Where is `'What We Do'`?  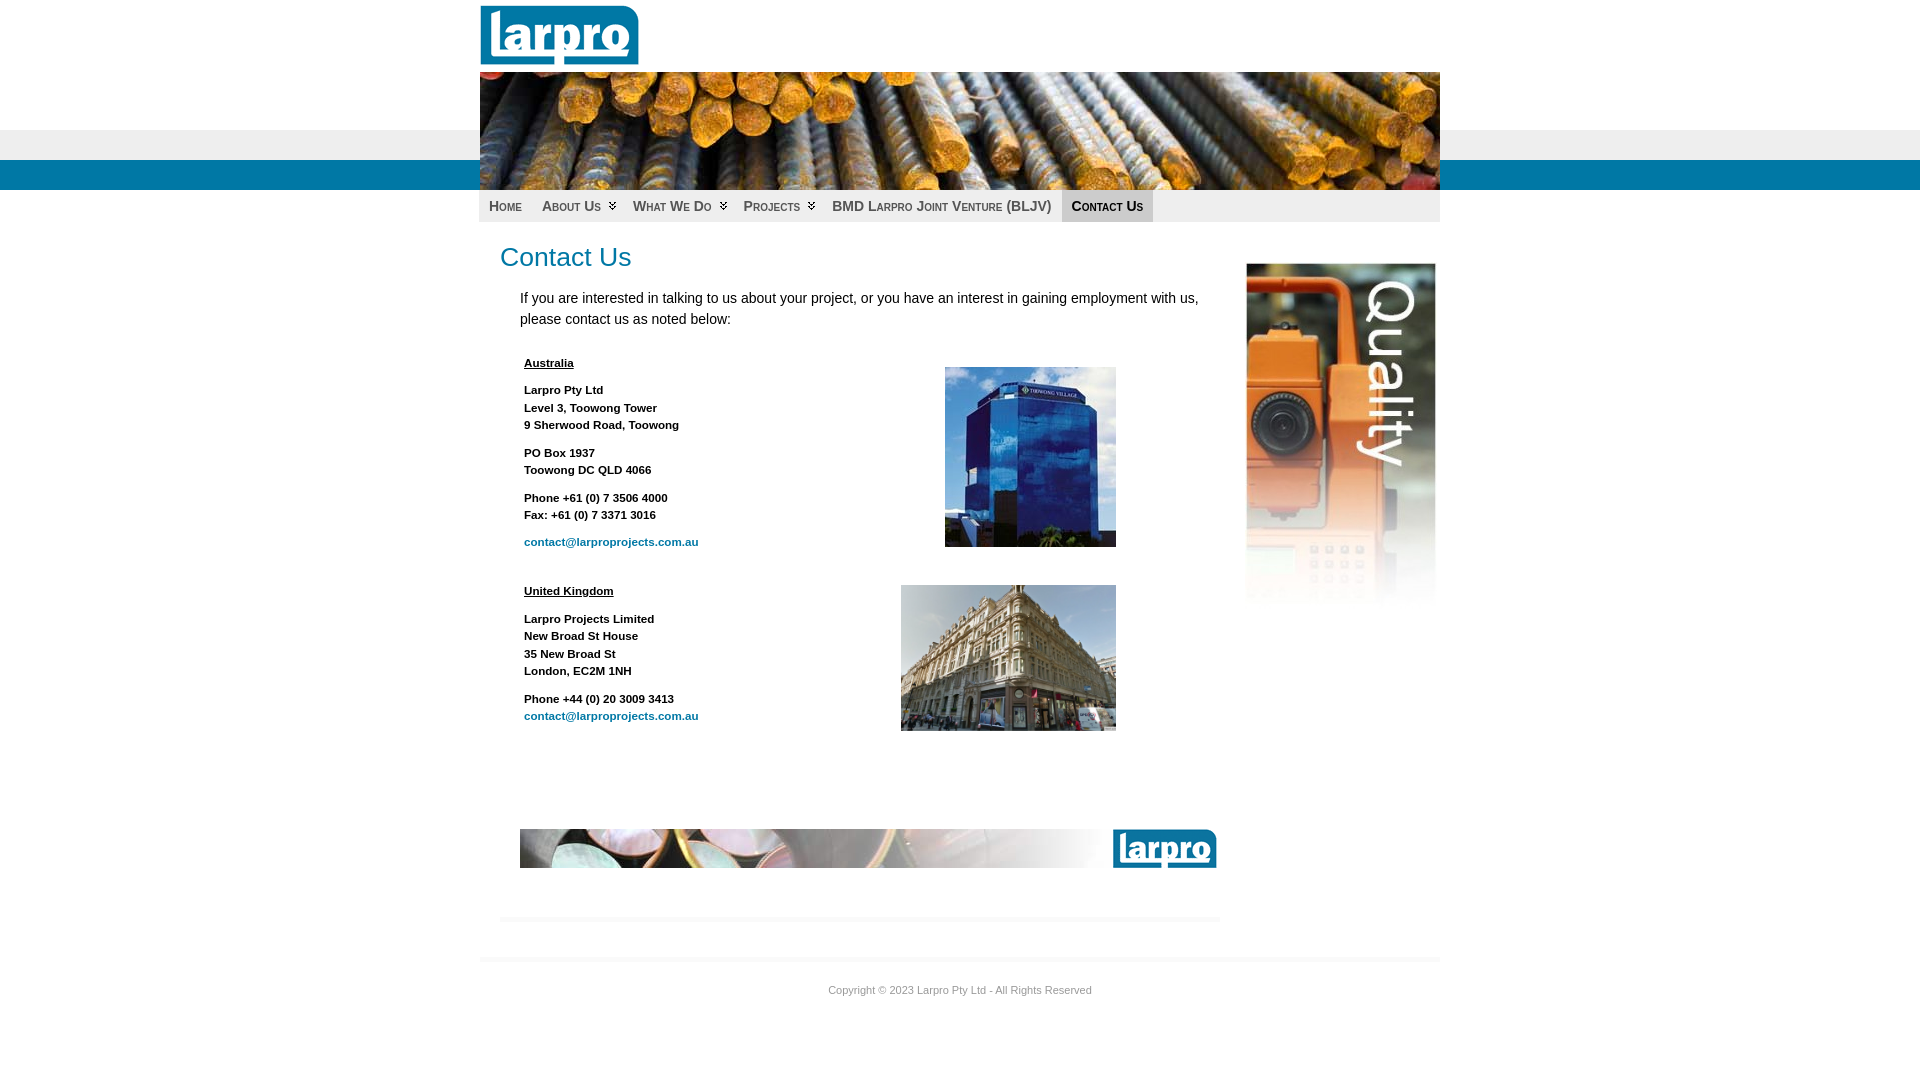
'What We Do' is located at coordinates (678, 205).